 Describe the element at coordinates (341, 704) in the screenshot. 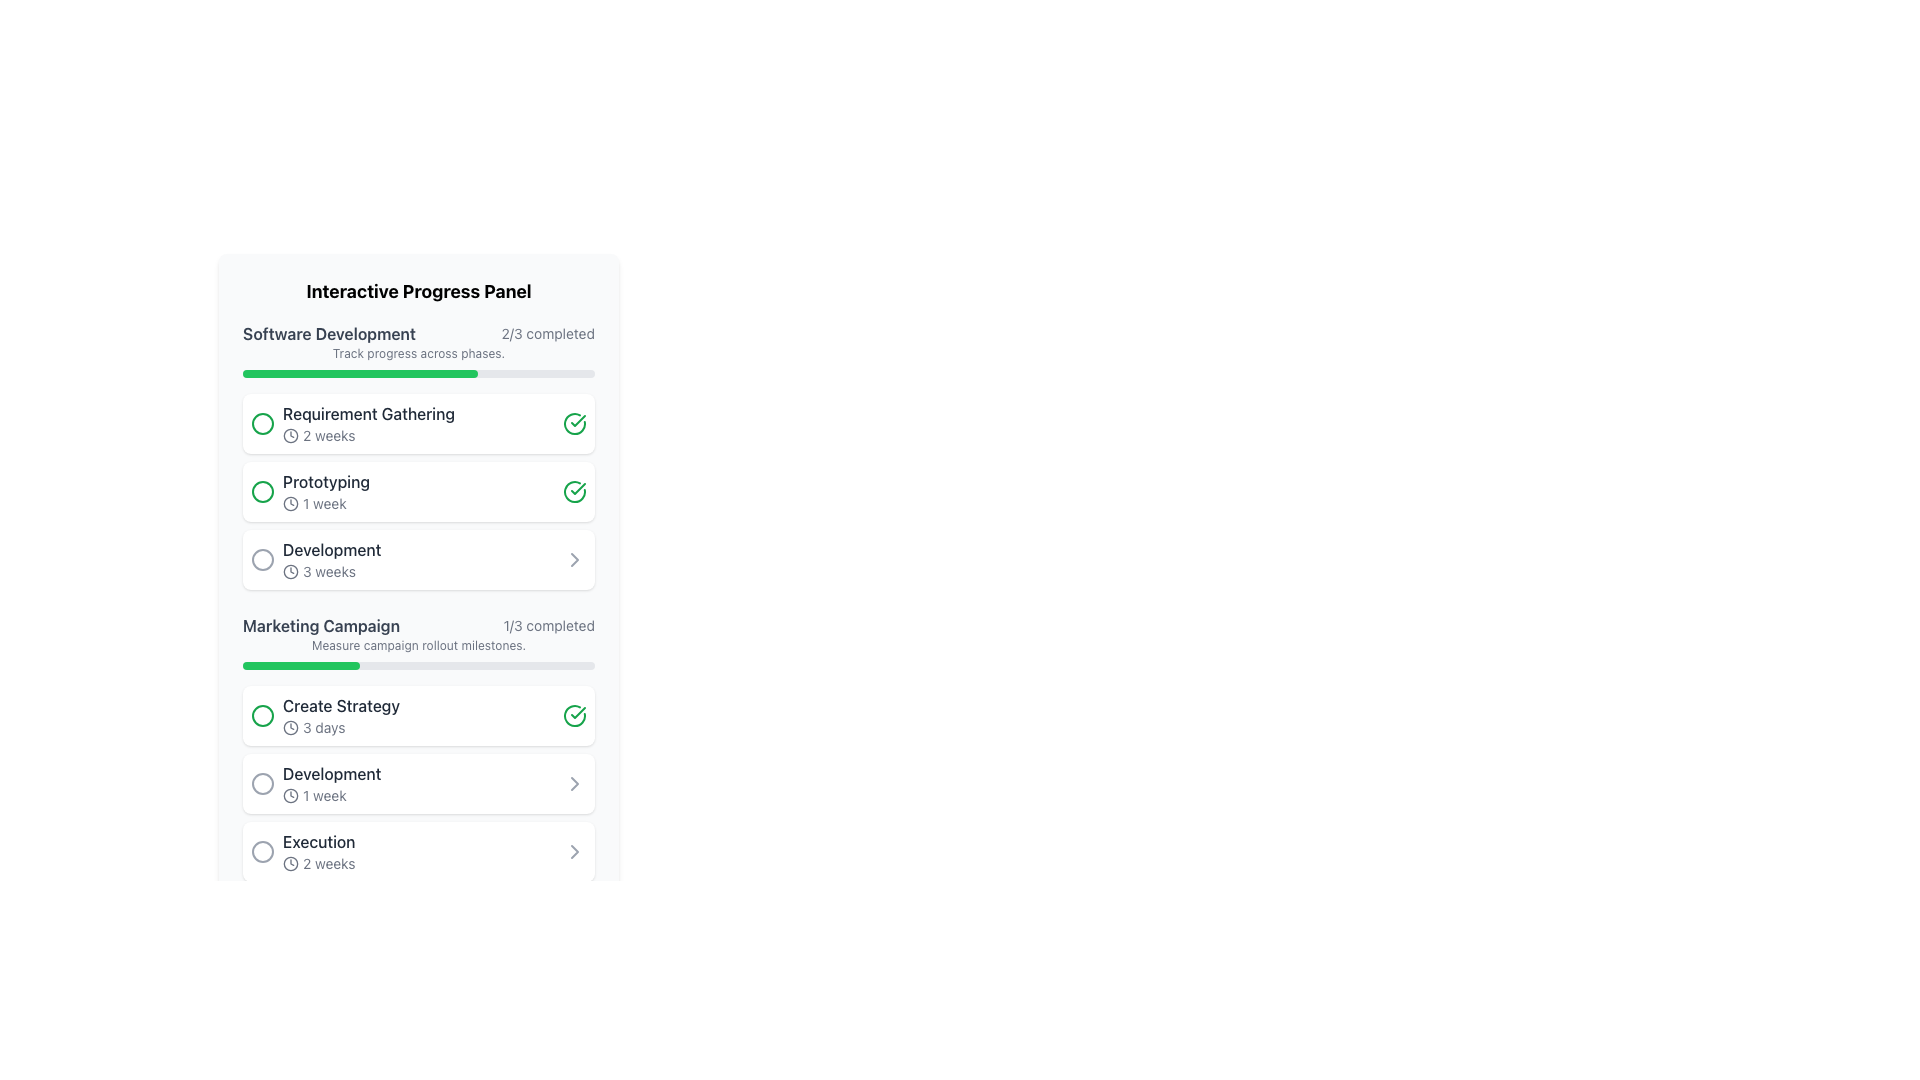

I see `the 'Create Strategy' static text label, which is prominently displayed at the top of its task card under the 'Marketing Campaign' category` at that location.